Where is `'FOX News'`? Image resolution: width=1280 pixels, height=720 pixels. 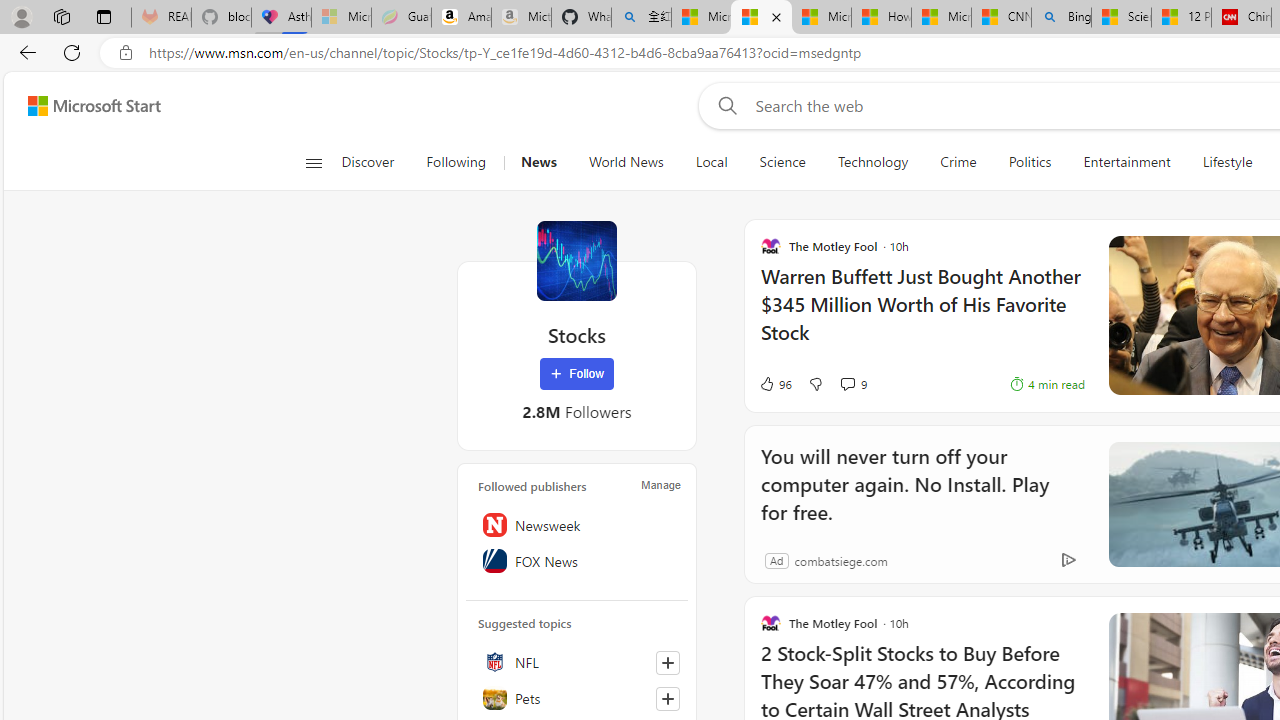
'FOX News' is located at coordinates (576, 561).